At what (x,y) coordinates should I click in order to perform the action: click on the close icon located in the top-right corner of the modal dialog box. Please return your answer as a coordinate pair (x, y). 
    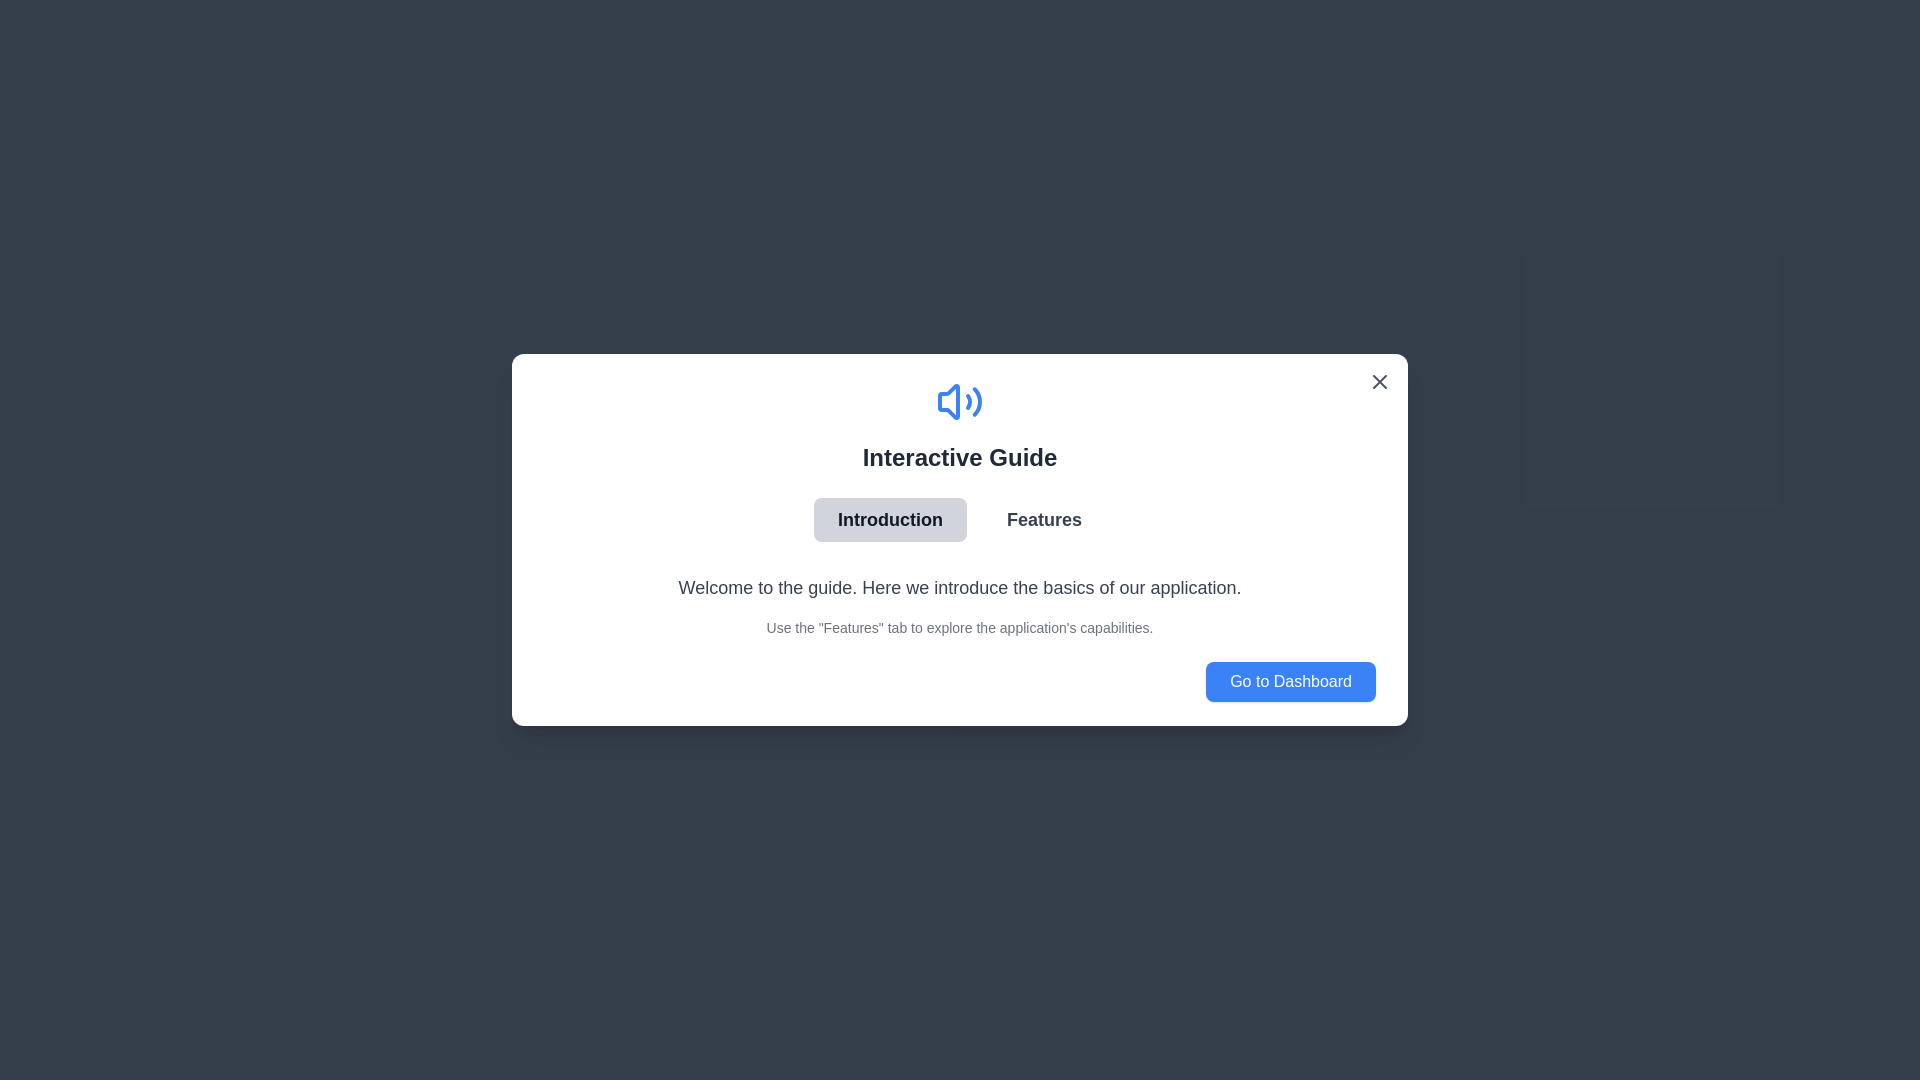
    Looking at the image, I should click on (1379, 381).